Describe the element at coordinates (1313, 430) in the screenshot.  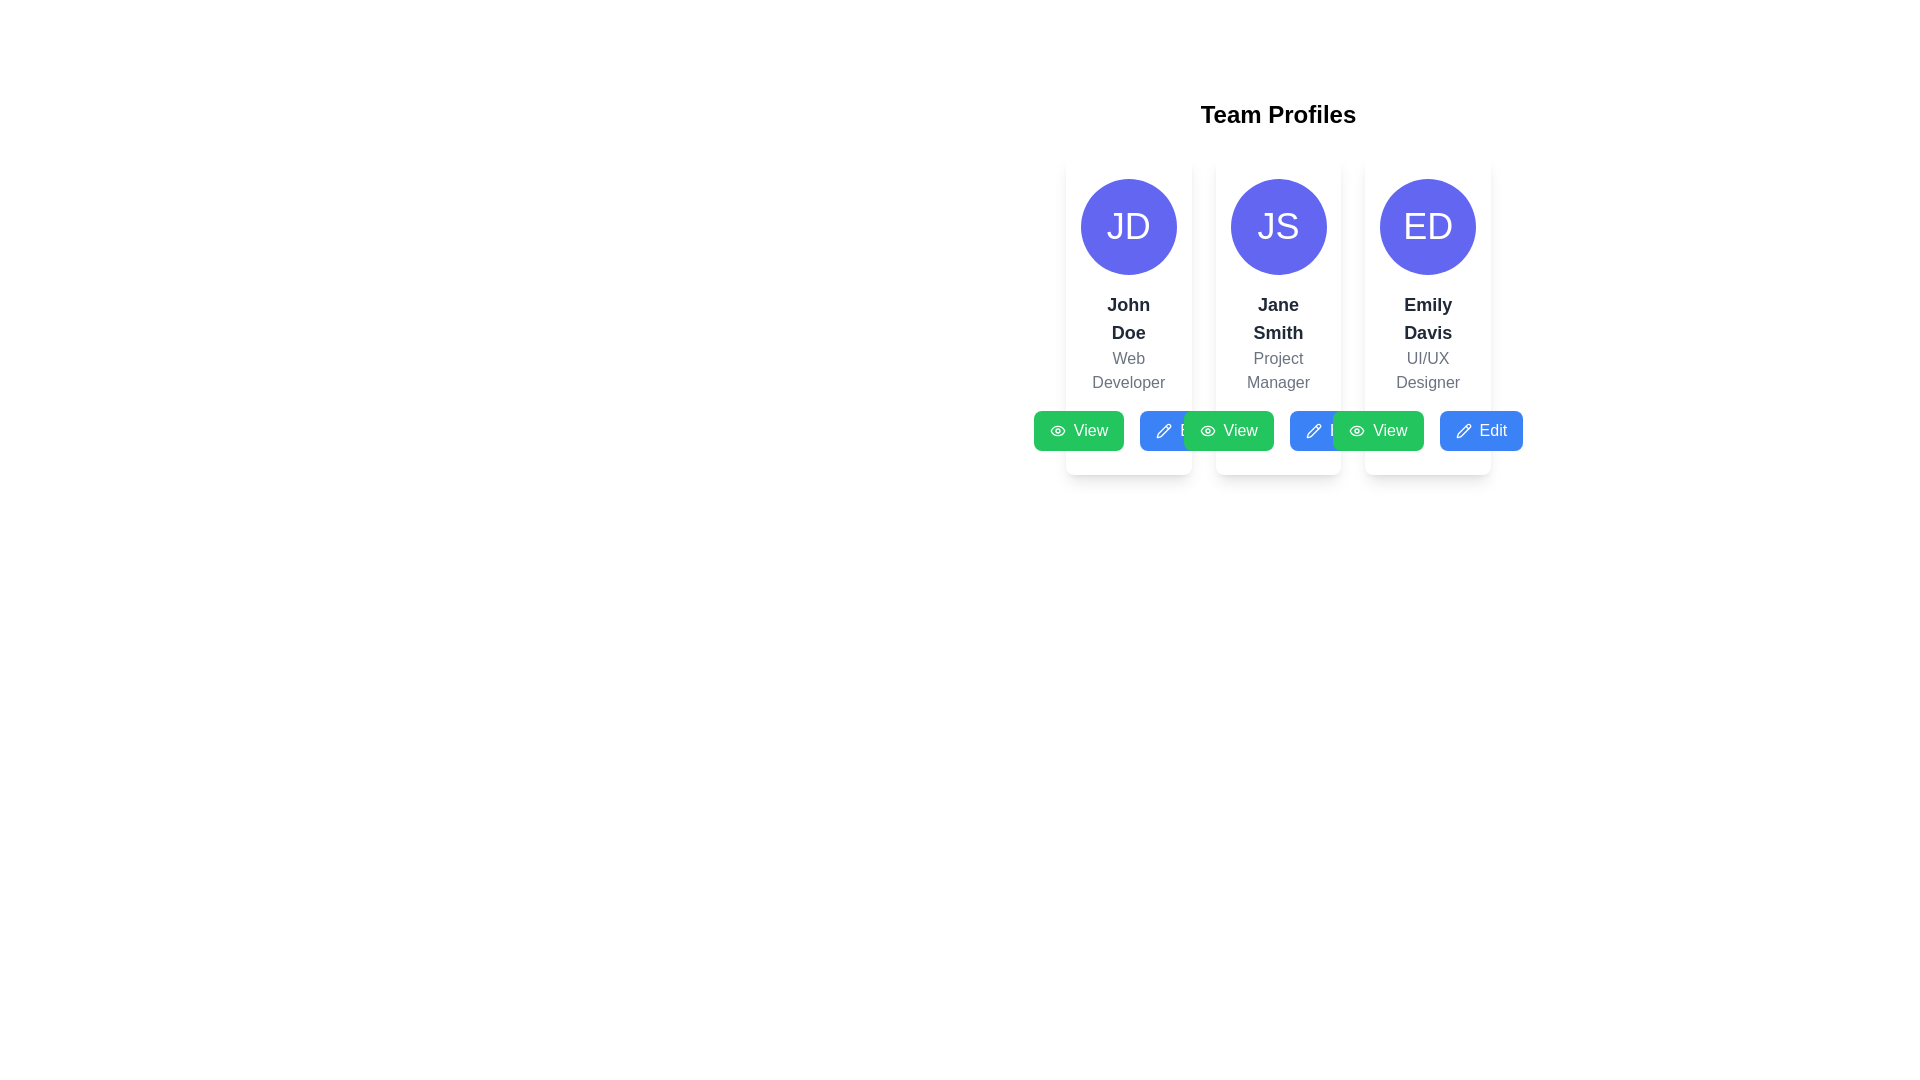
I see `the pencil icon located within the 'Edit' button associated with the profile card of 'Emily Davis'` at that location.